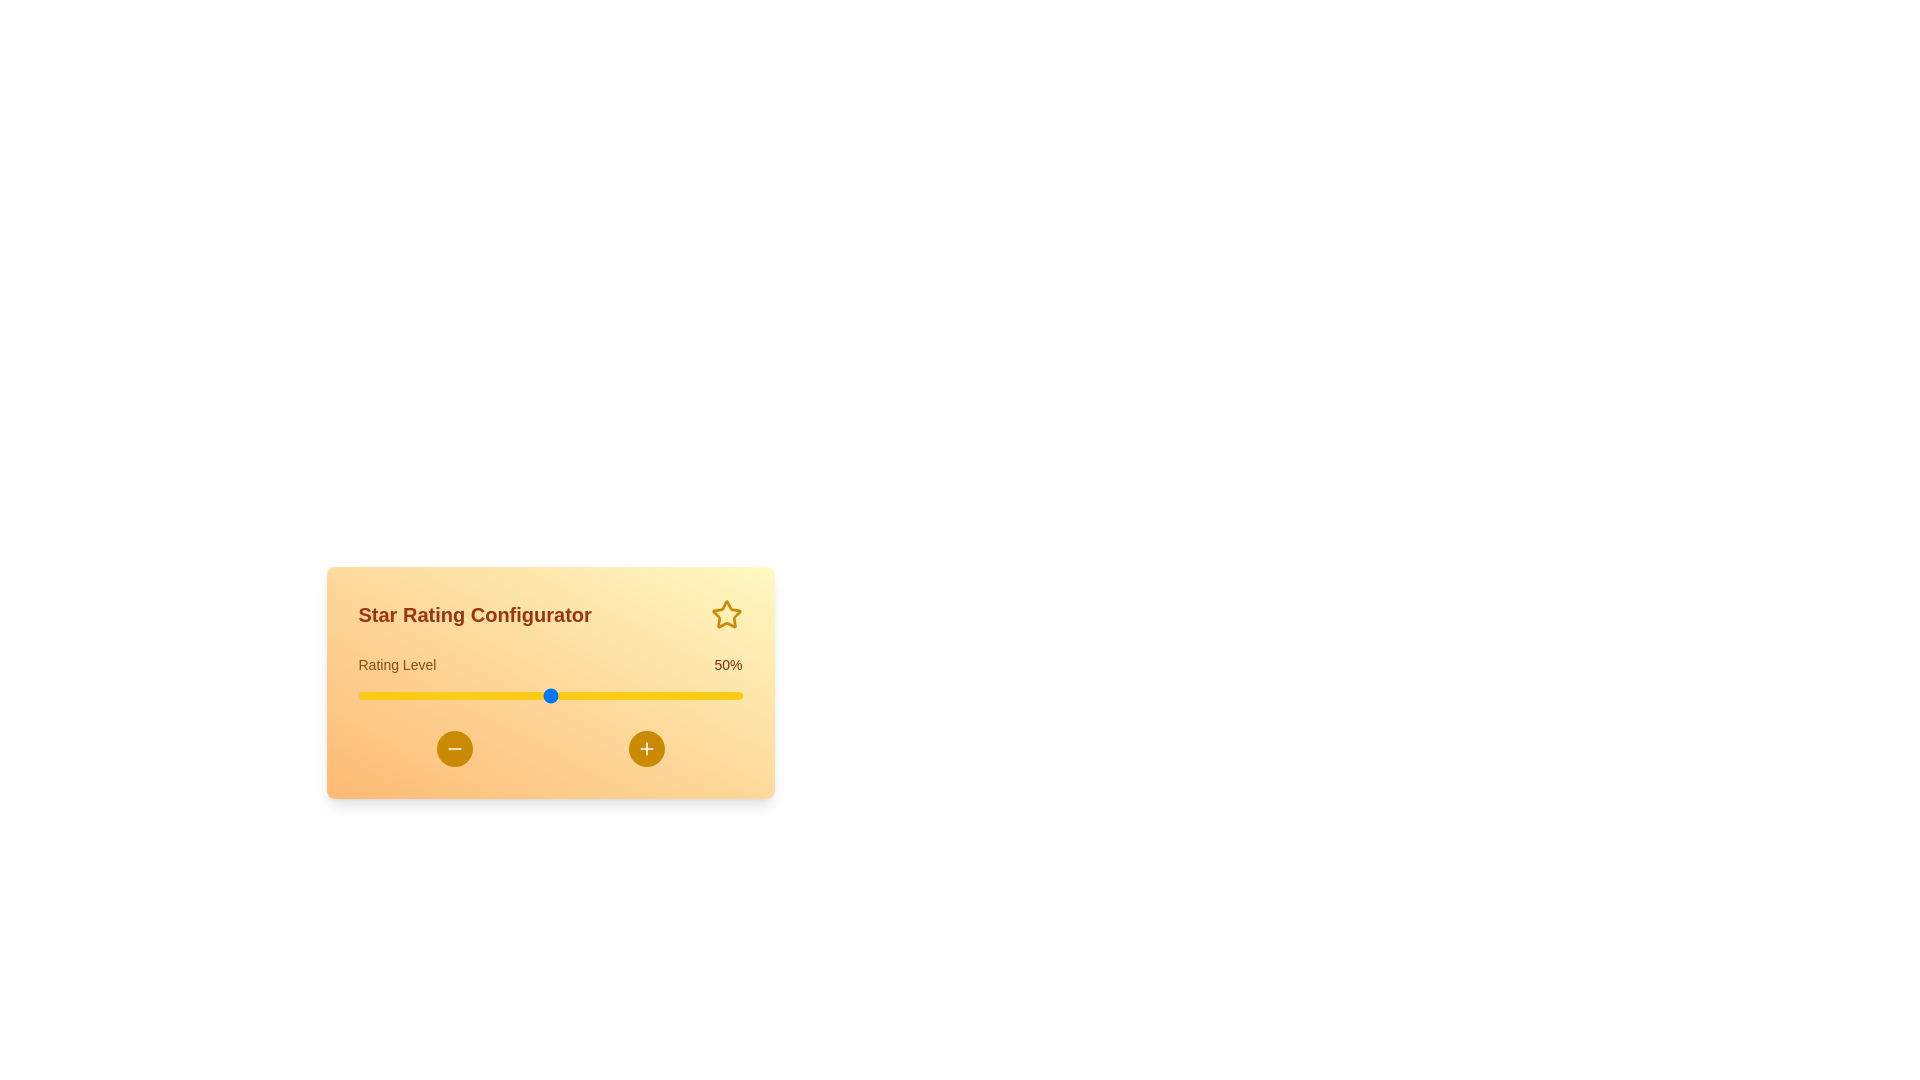 The width and height of the screenshot is (1920, 1080). Describe the element at coordinates (434, 694) in the screenshot. I see `the slider to set the rating to 20%` at that location.